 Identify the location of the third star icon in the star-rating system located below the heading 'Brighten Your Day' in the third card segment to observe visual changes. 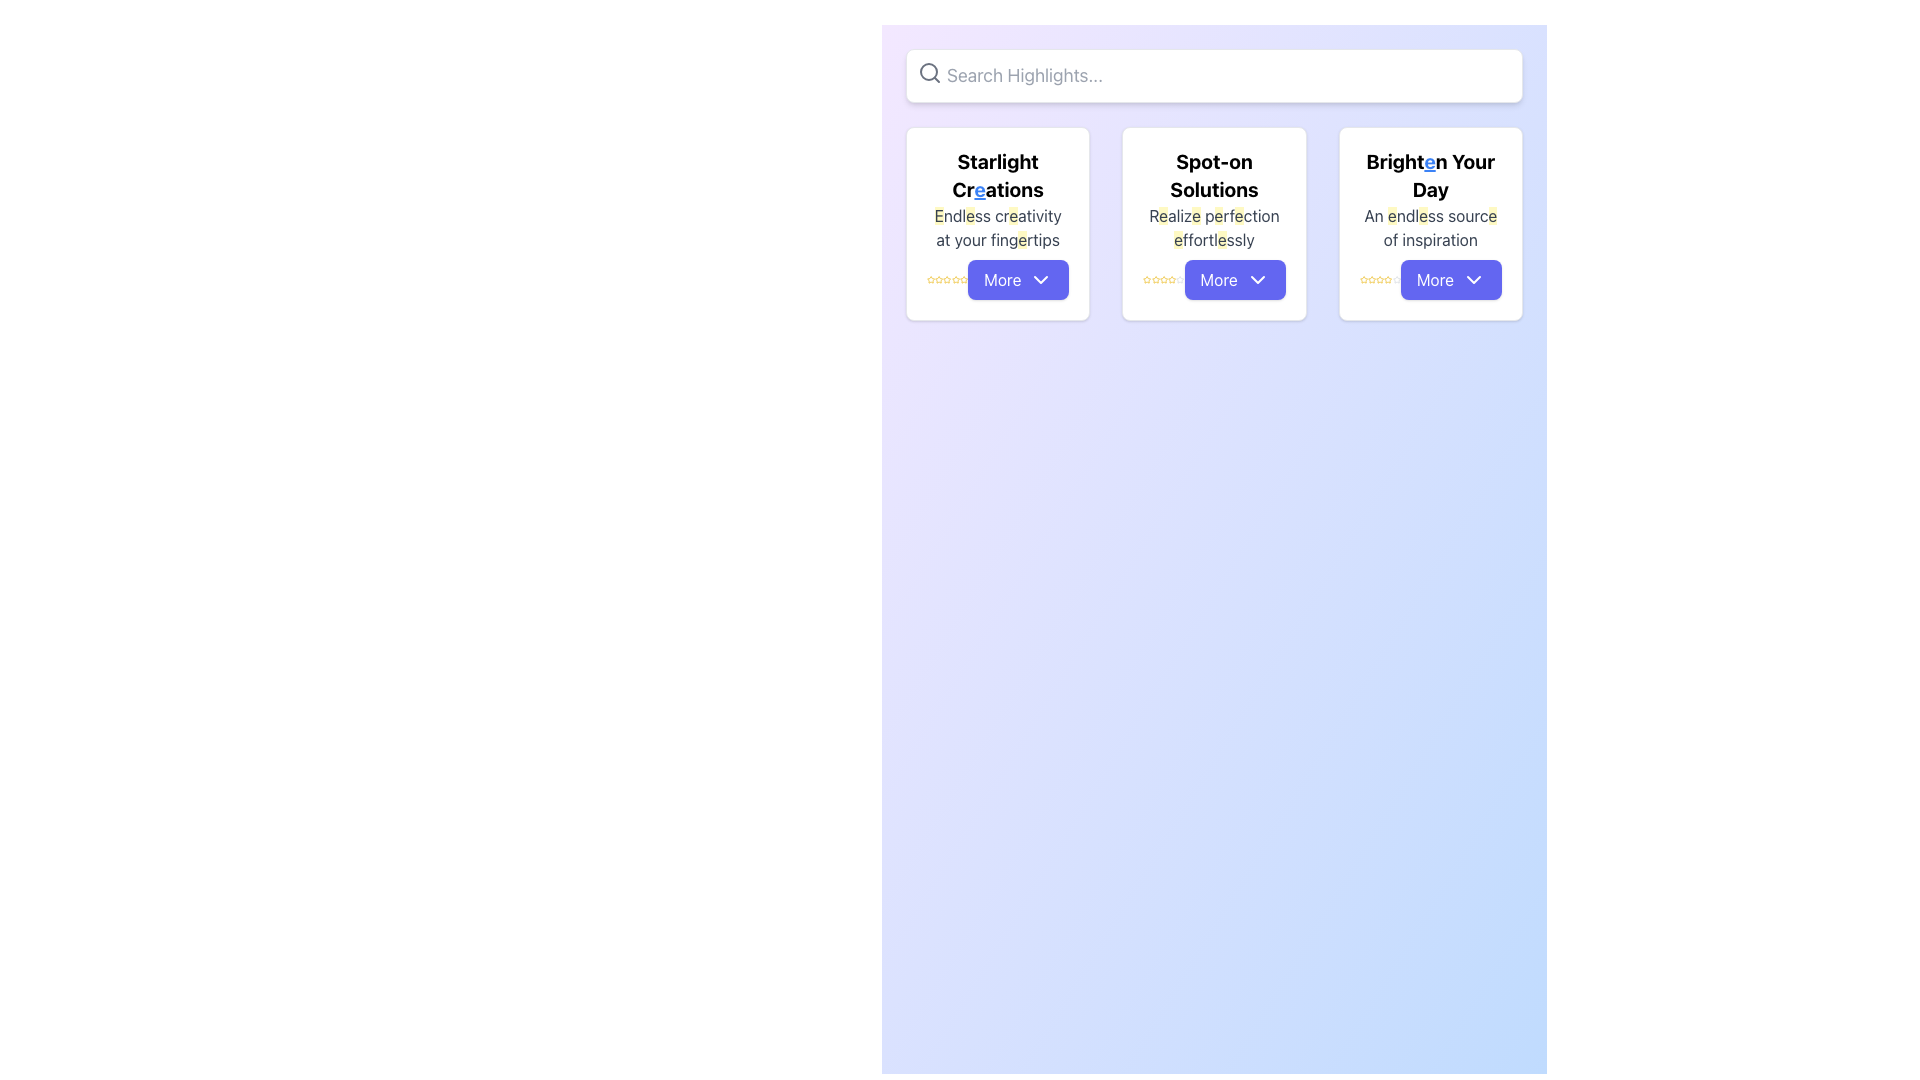
(1371, 280).